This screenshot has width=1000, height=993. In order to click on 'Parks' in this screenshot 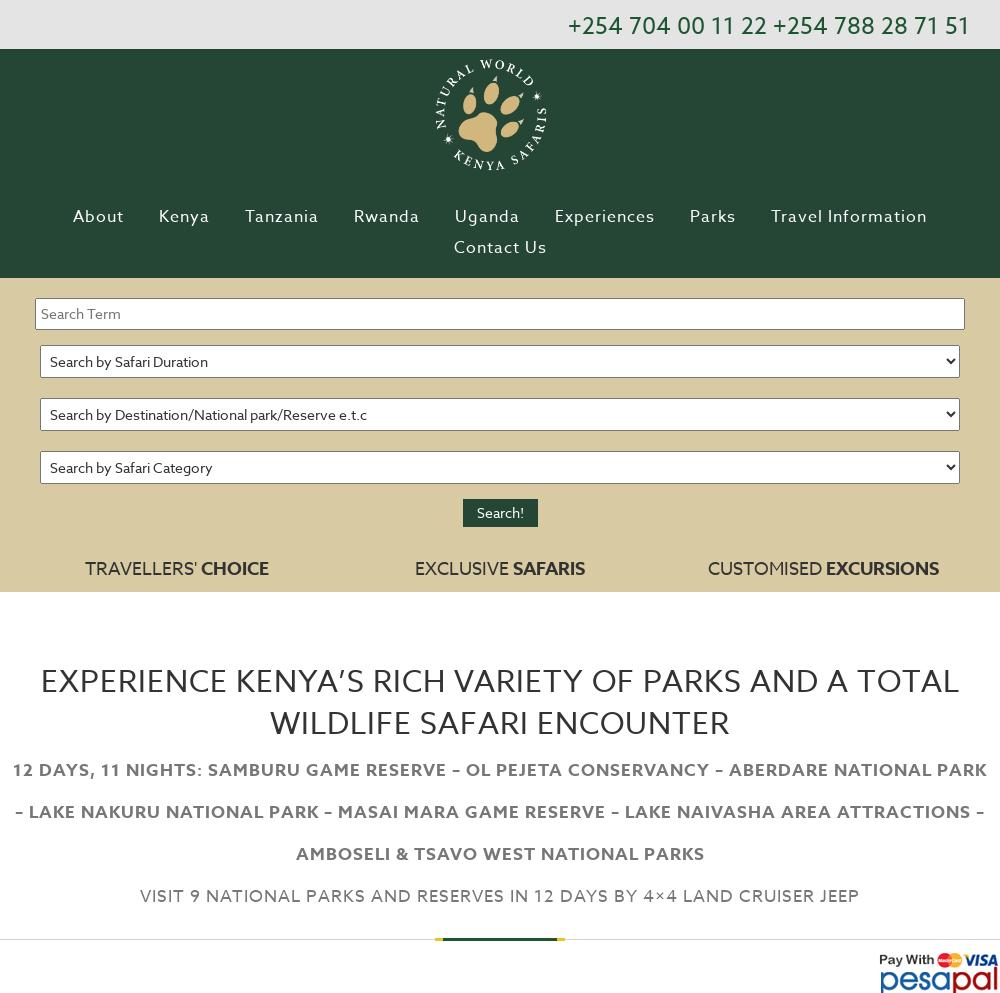, I will do `click(712, 215)`.